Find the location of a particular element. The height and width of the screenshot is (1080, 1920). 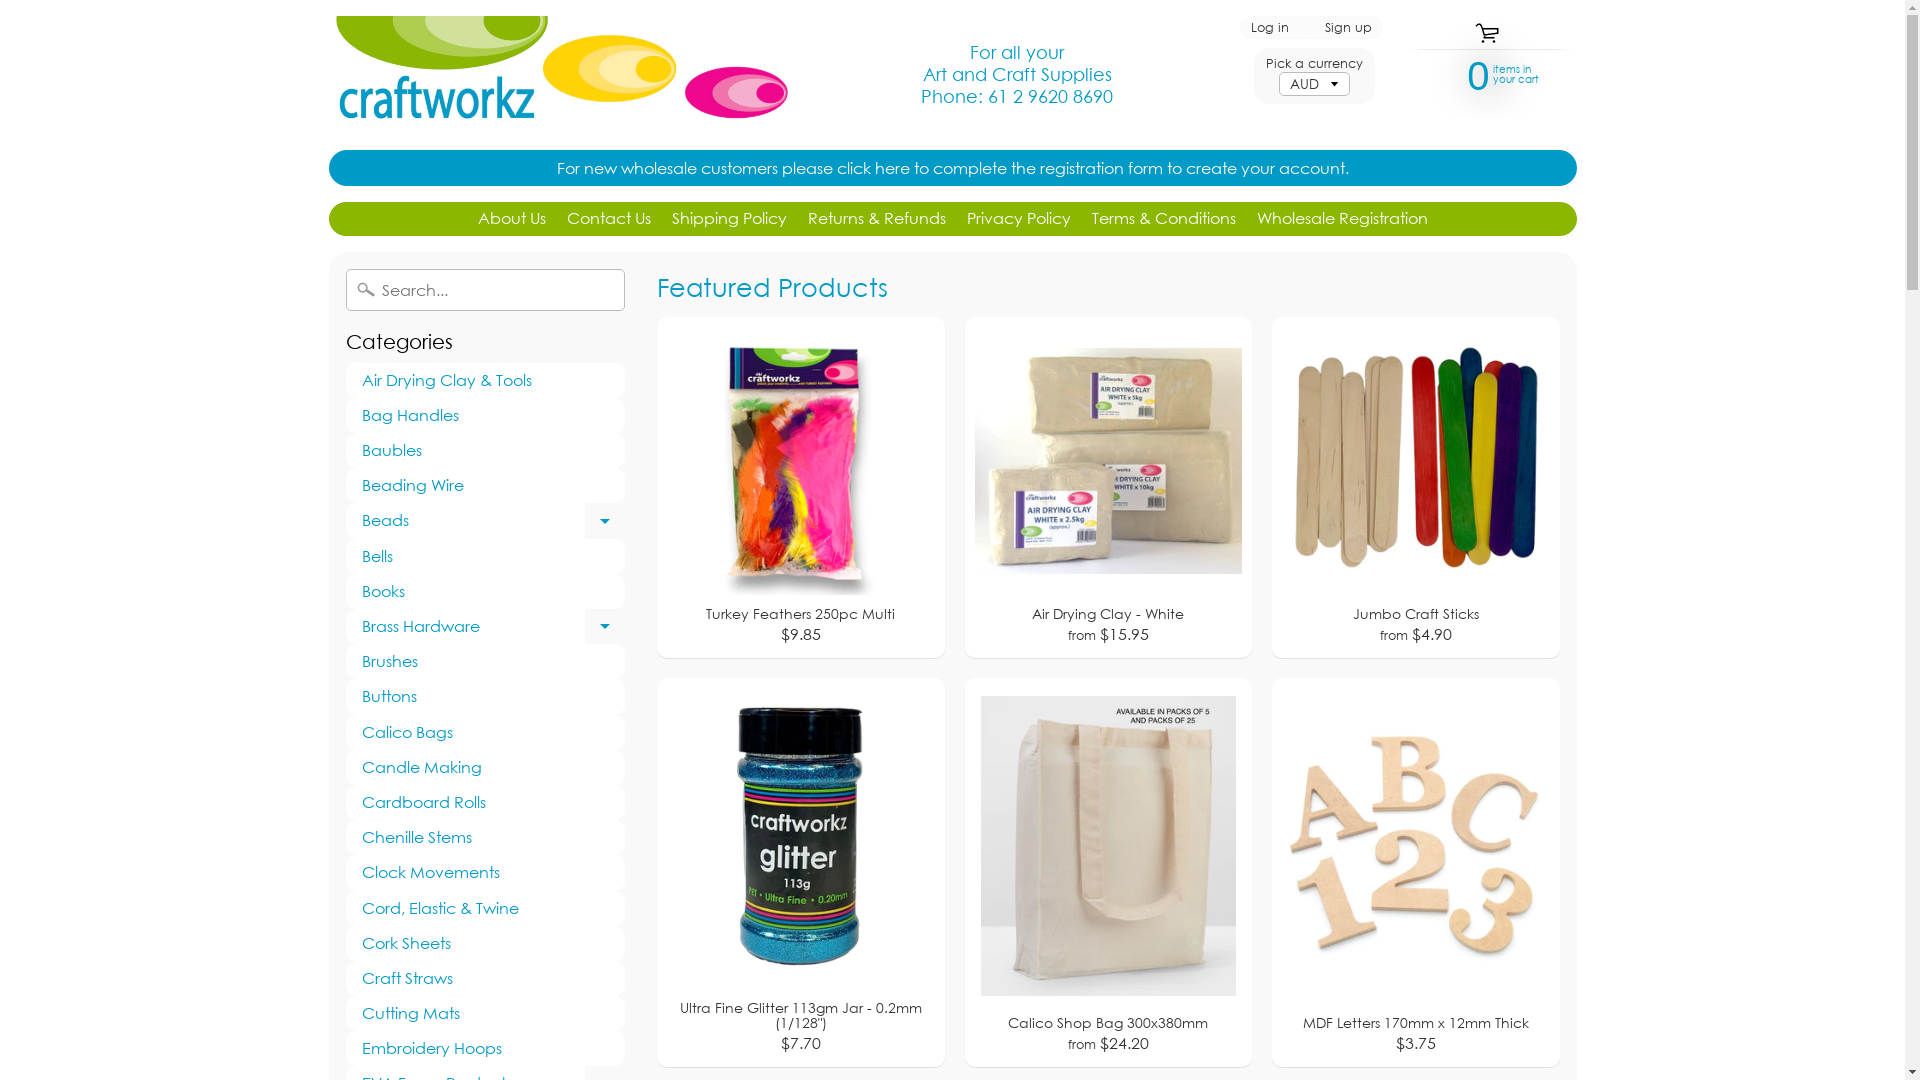

'Cord, Elastic & Twine' is located at coordinates (485, 907).